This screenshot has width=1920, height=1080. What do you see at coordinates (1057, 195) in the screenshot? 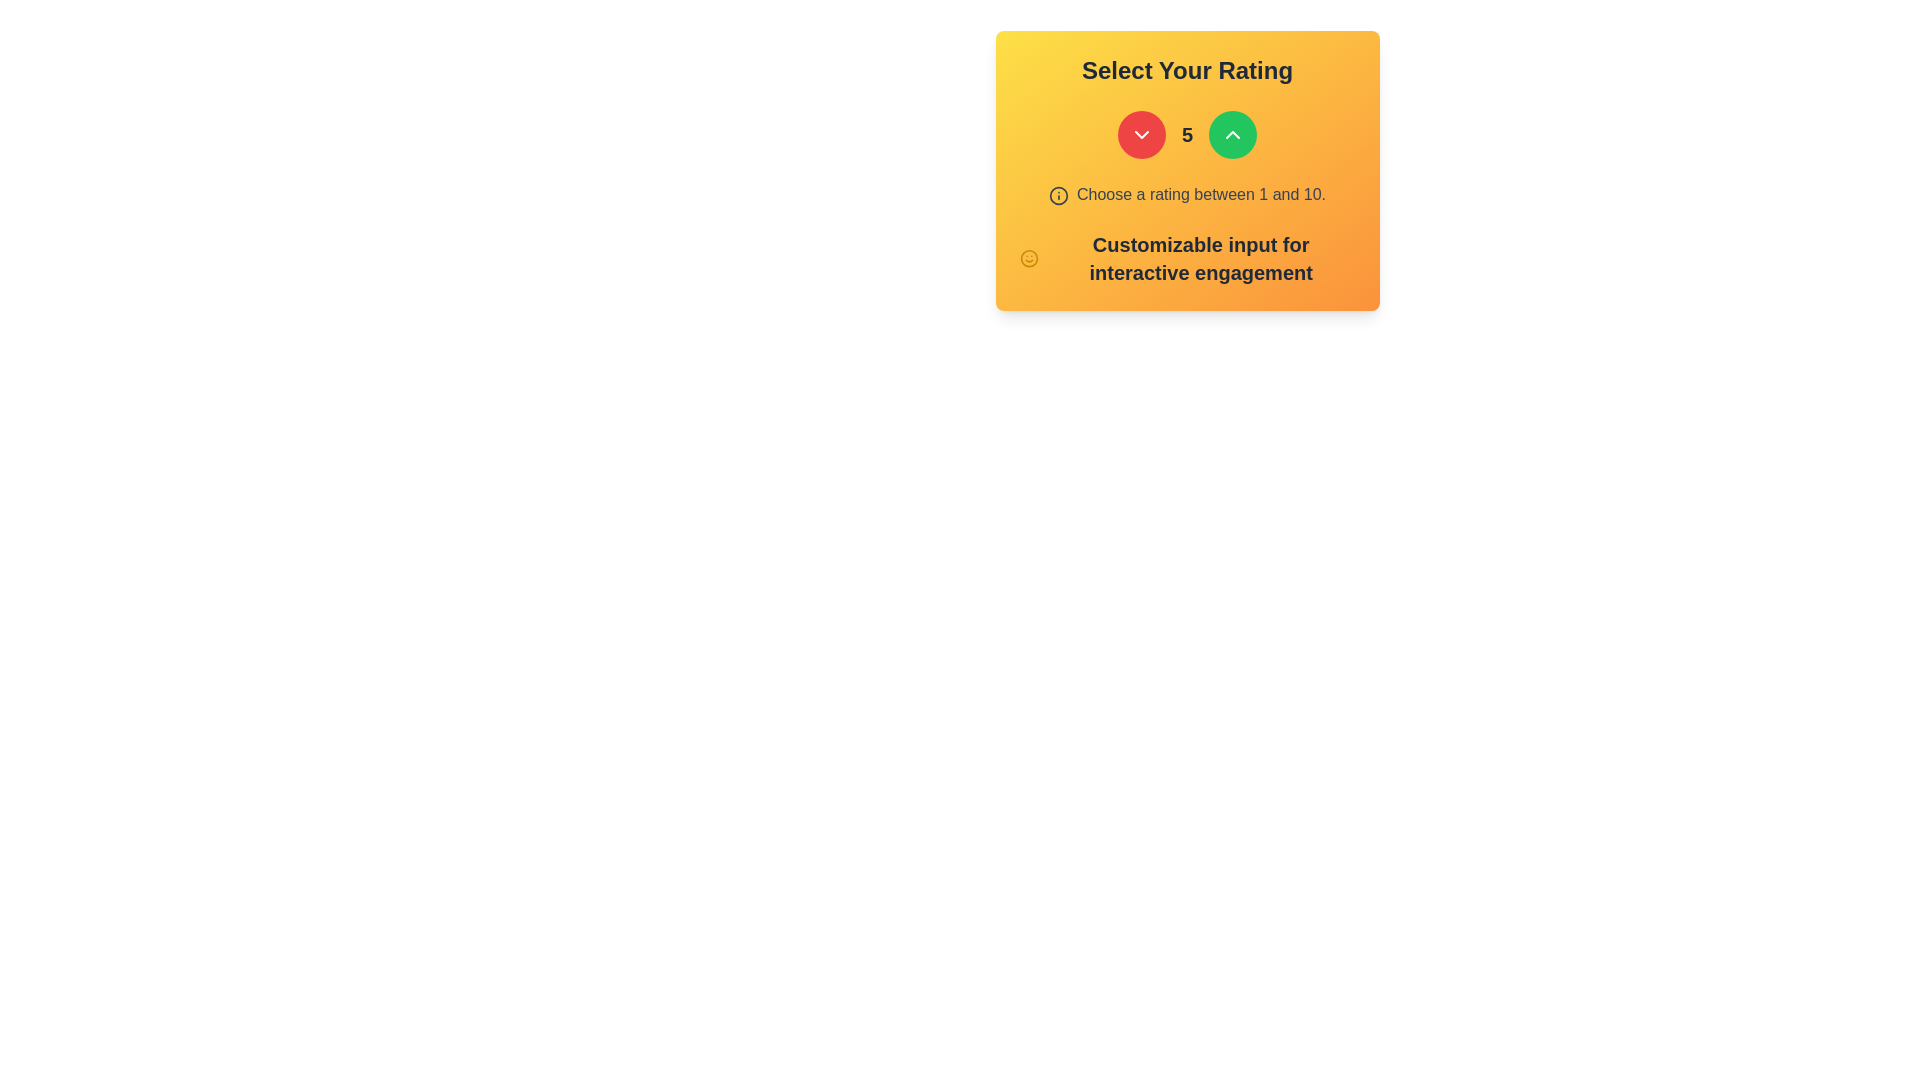
I see `the information icon located to the left of the text 'Choose a rating between 1 and 10'` at bounding box center [1057, 195].